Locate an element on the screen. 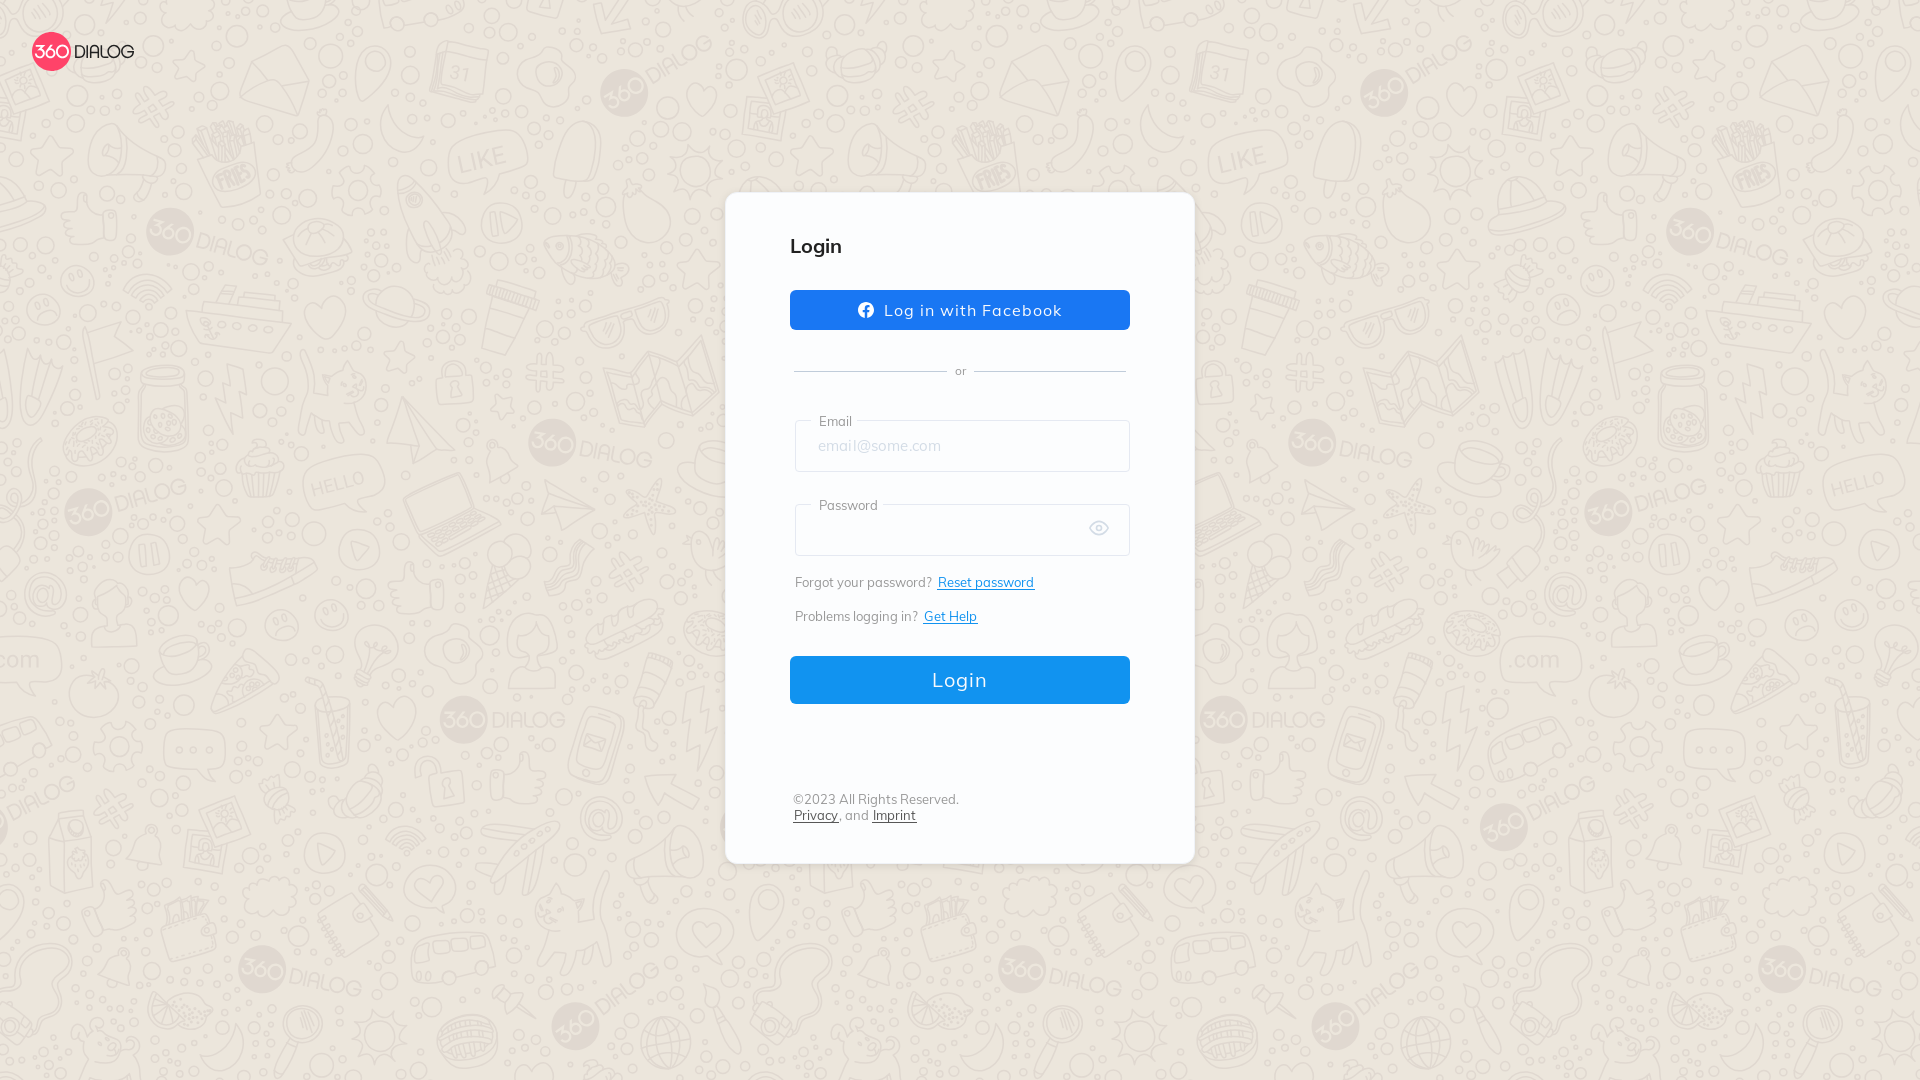 The image size is (1920, 1080). 'Reset password' is located at coordinates (985, 582).